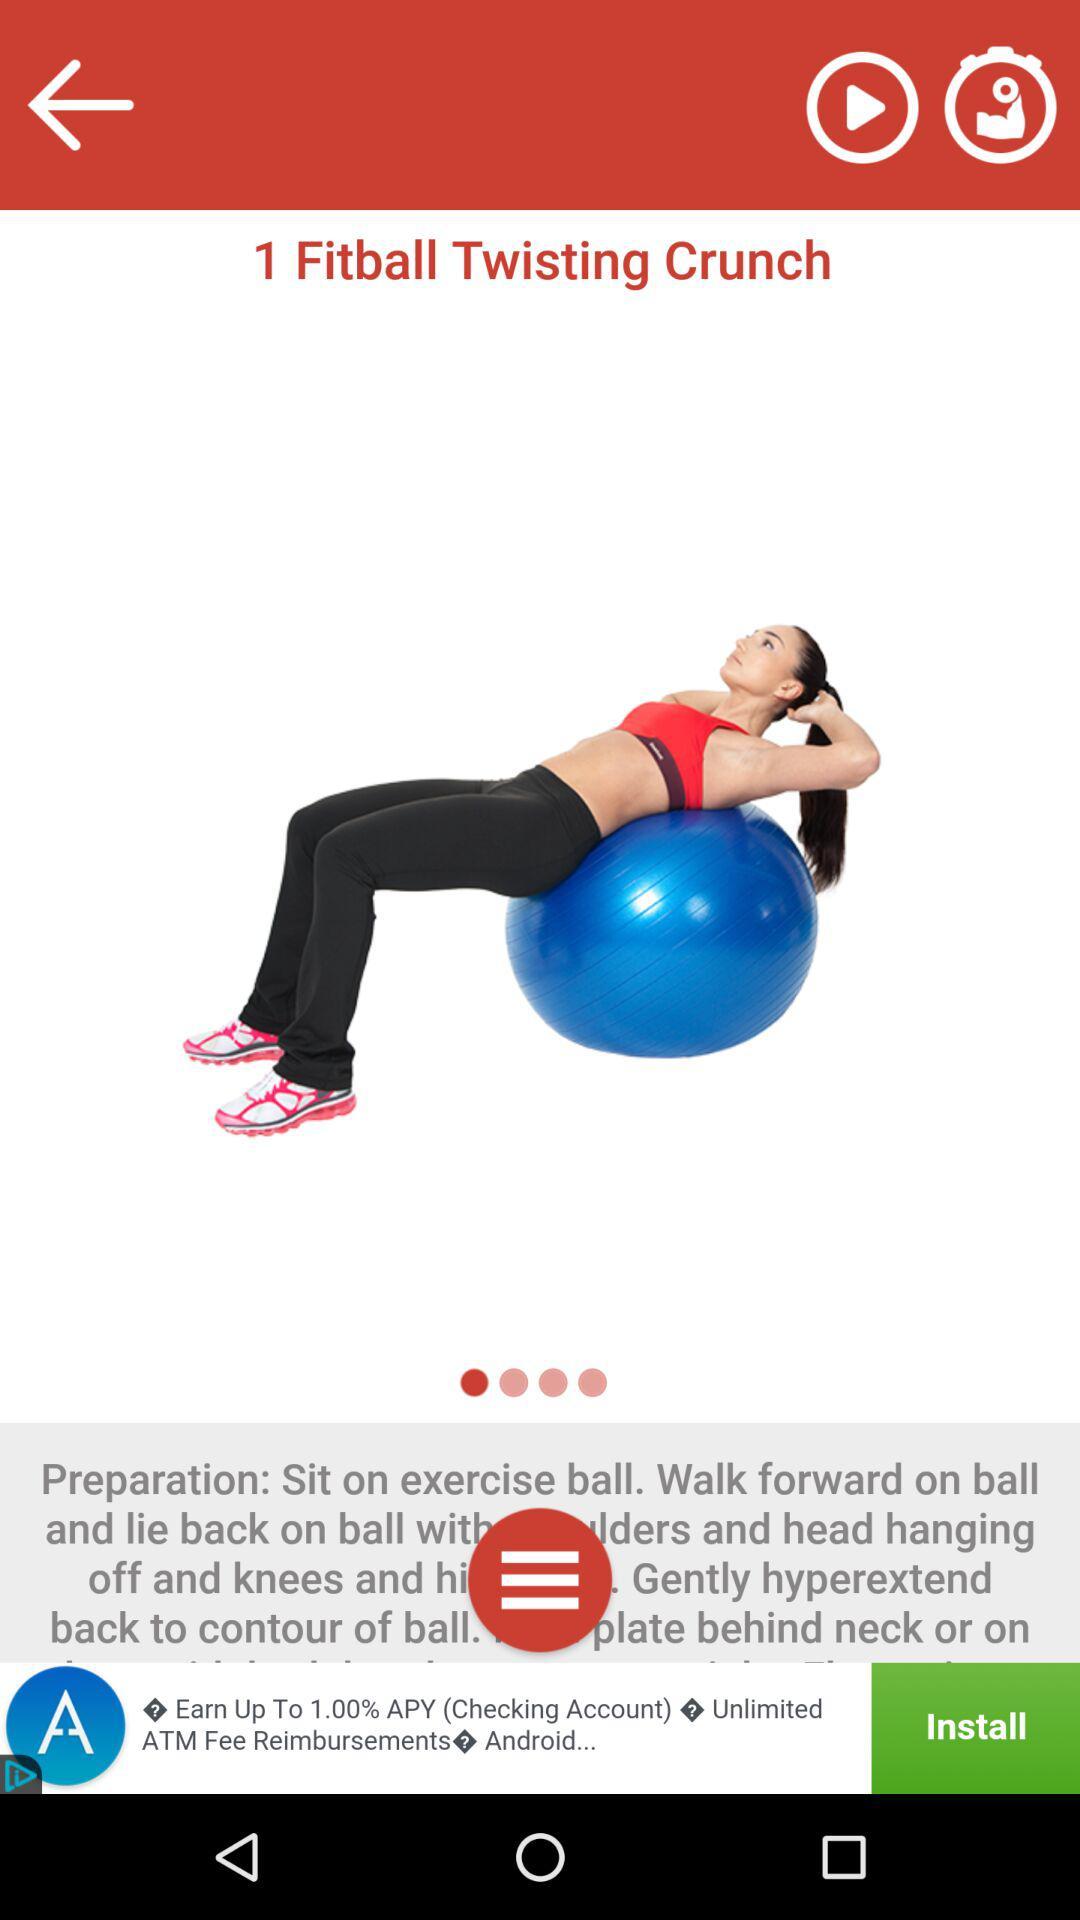 This screenshot has width=1080, height=1920. What do you see at coordinates (861, 104) in the screenshot?
I see `switch autoplay option` at bounding box center [861, 104].